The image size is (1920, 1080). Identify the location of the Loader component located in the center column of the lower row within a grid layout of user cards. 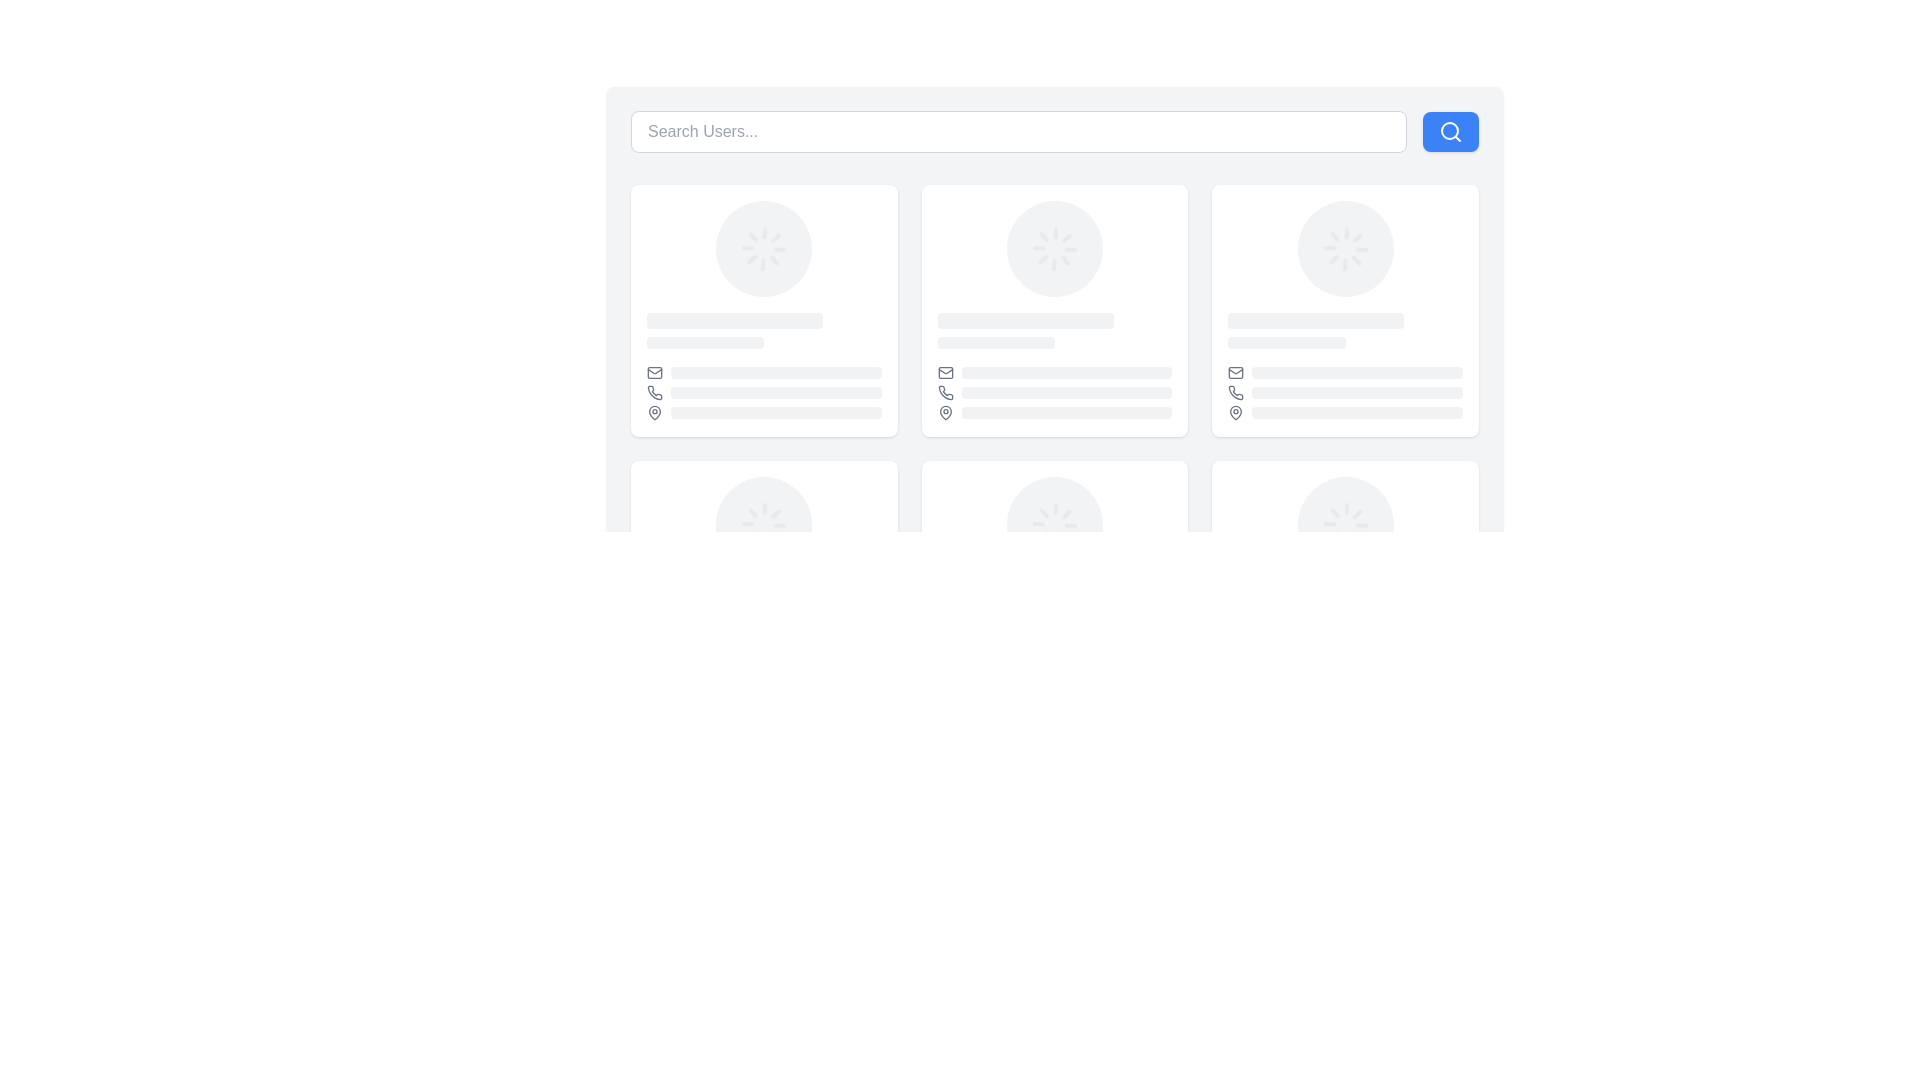
(1054, 523).